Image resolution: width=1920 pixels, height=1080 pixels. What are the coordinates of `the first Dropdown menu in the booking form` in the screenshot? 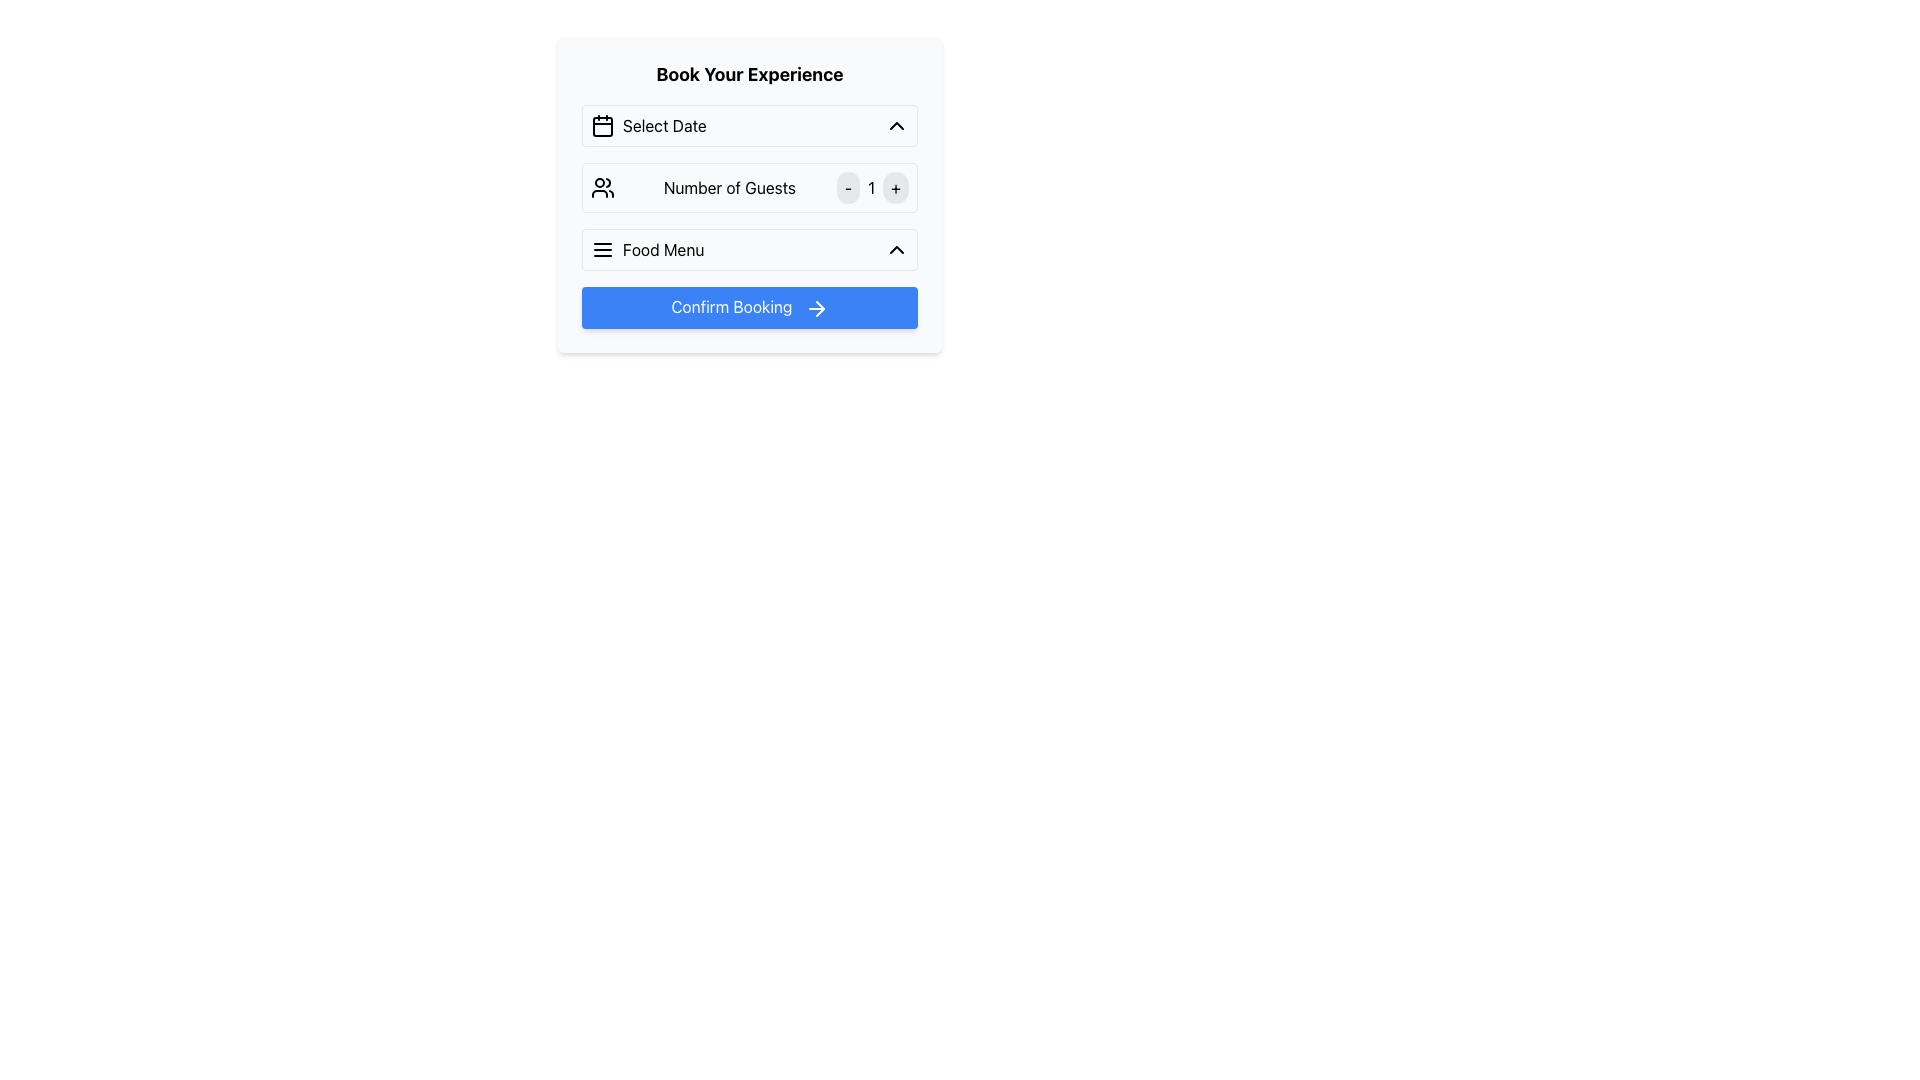 It's located at (748, 126).